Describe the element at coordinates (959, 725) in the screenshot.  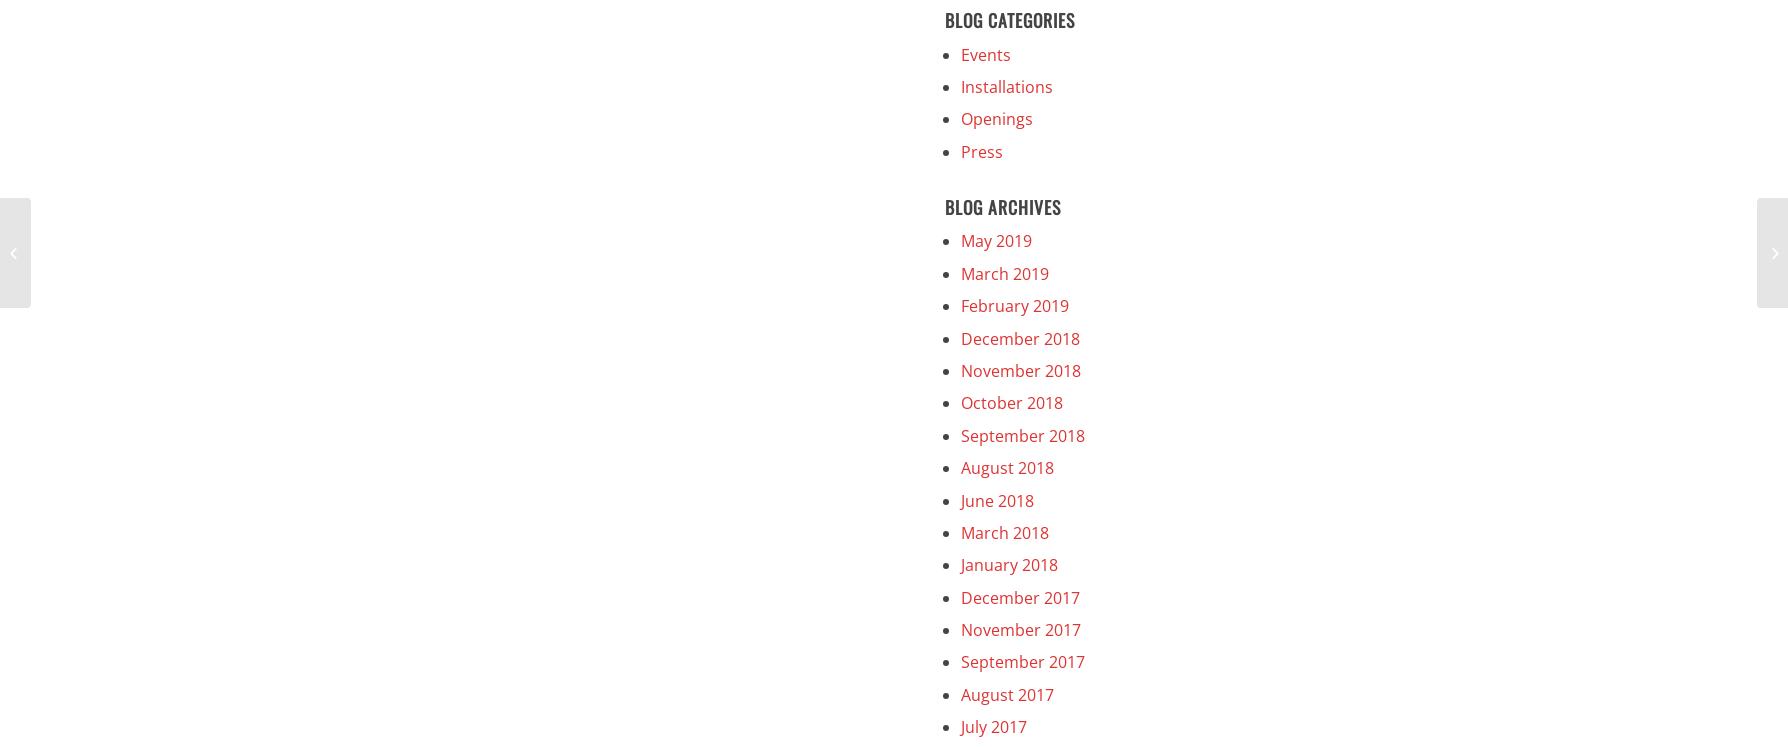
I see `'July 2017'` at that location.